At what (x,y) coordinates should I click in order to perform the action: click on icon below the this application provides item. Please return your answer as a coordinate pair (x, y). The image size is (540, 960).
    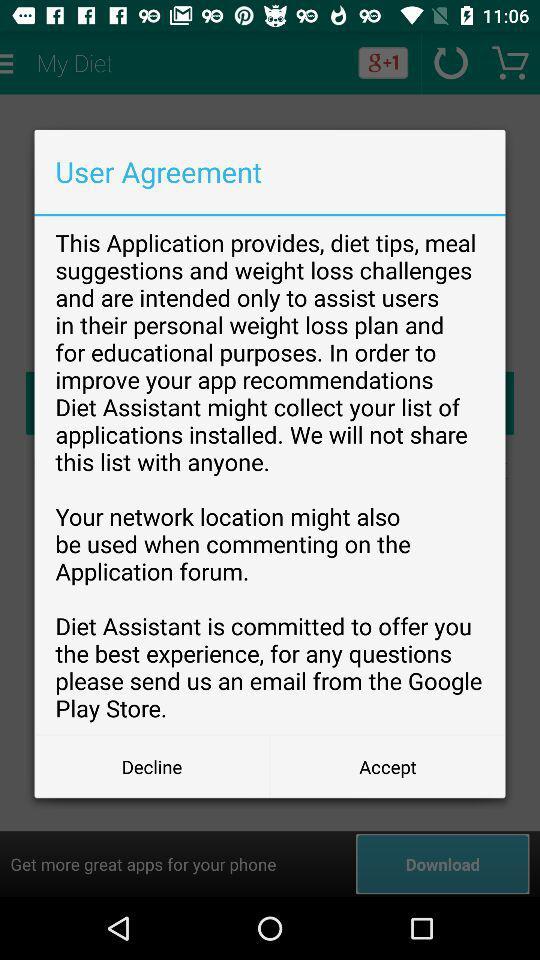
    Looking at the image, I should click on (151, 765).